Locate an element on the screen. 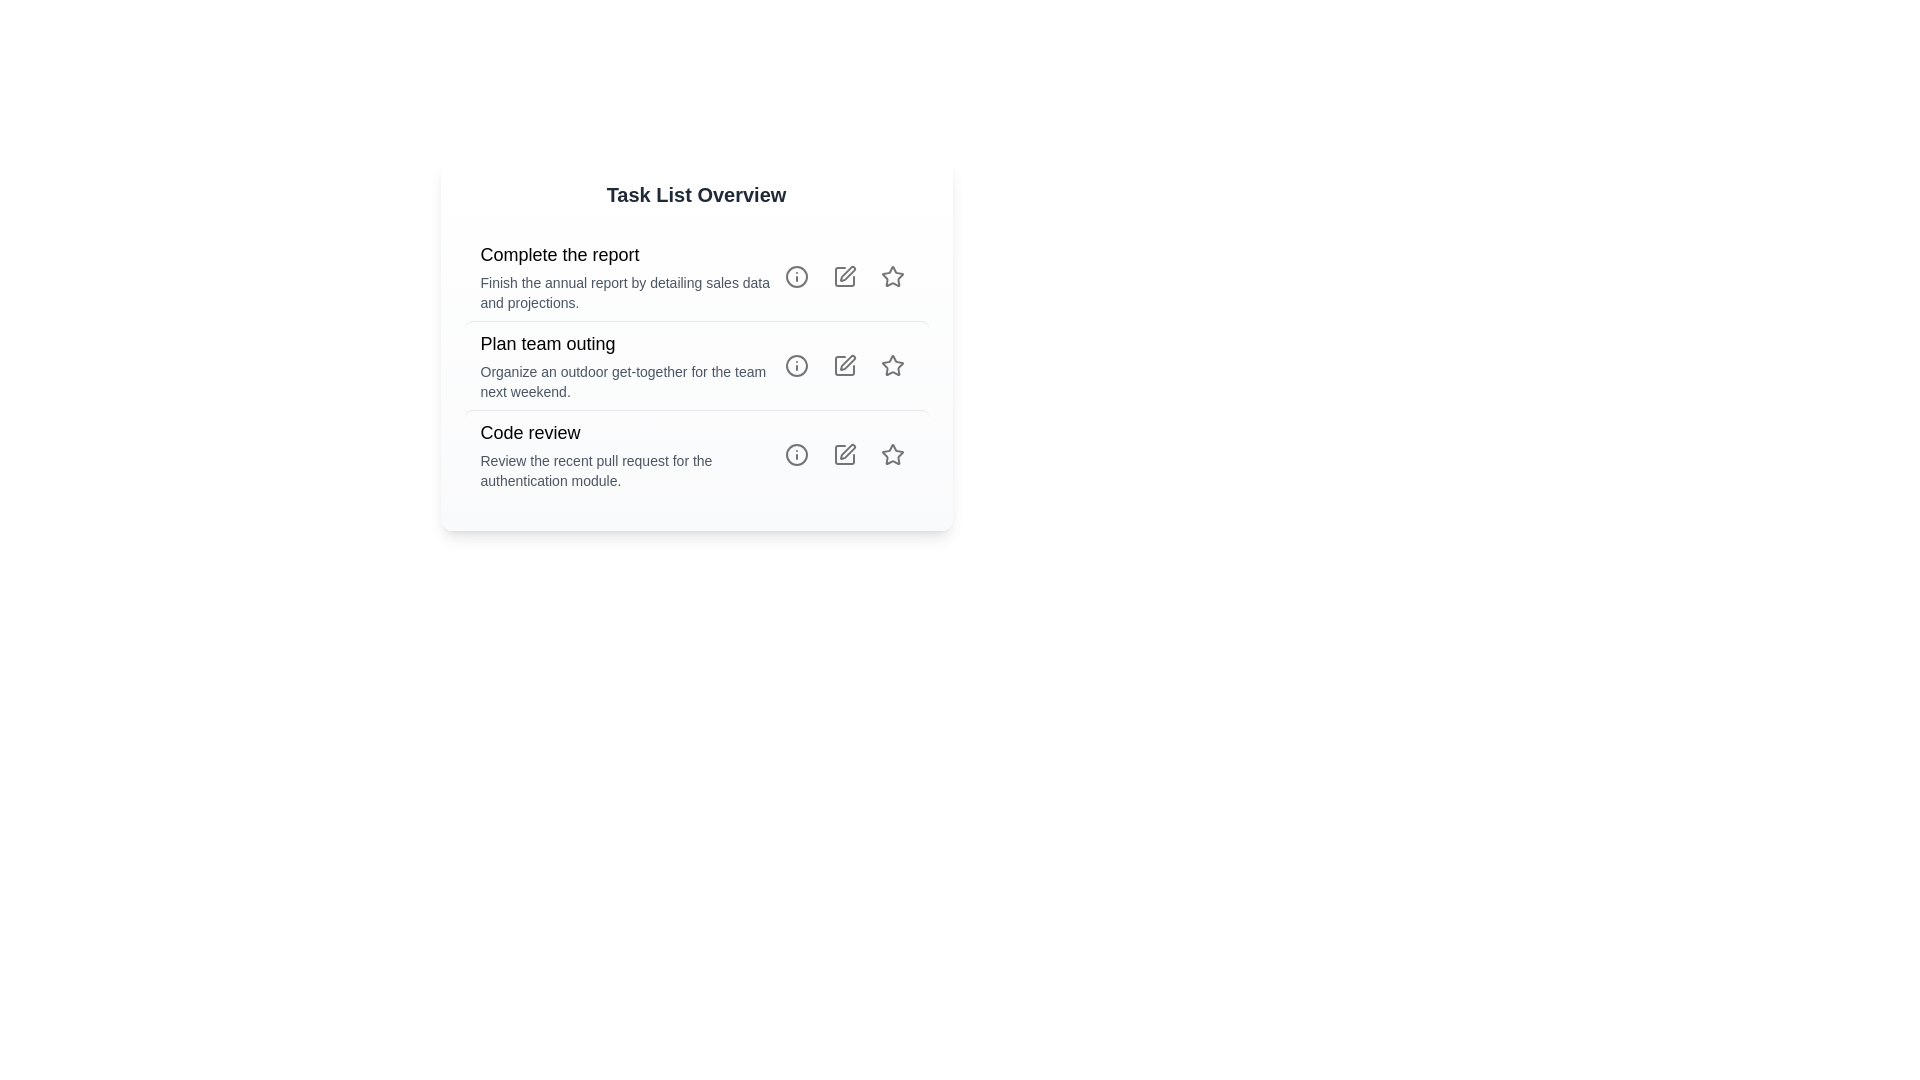 This screenshot has height=1080, width=1920. the clickable icon representing an edit action, which is styled with a pen and square motif, located in the horizontal action bar to the right of the task entry for 'Complete the report' is located at coordinates (847, 273).